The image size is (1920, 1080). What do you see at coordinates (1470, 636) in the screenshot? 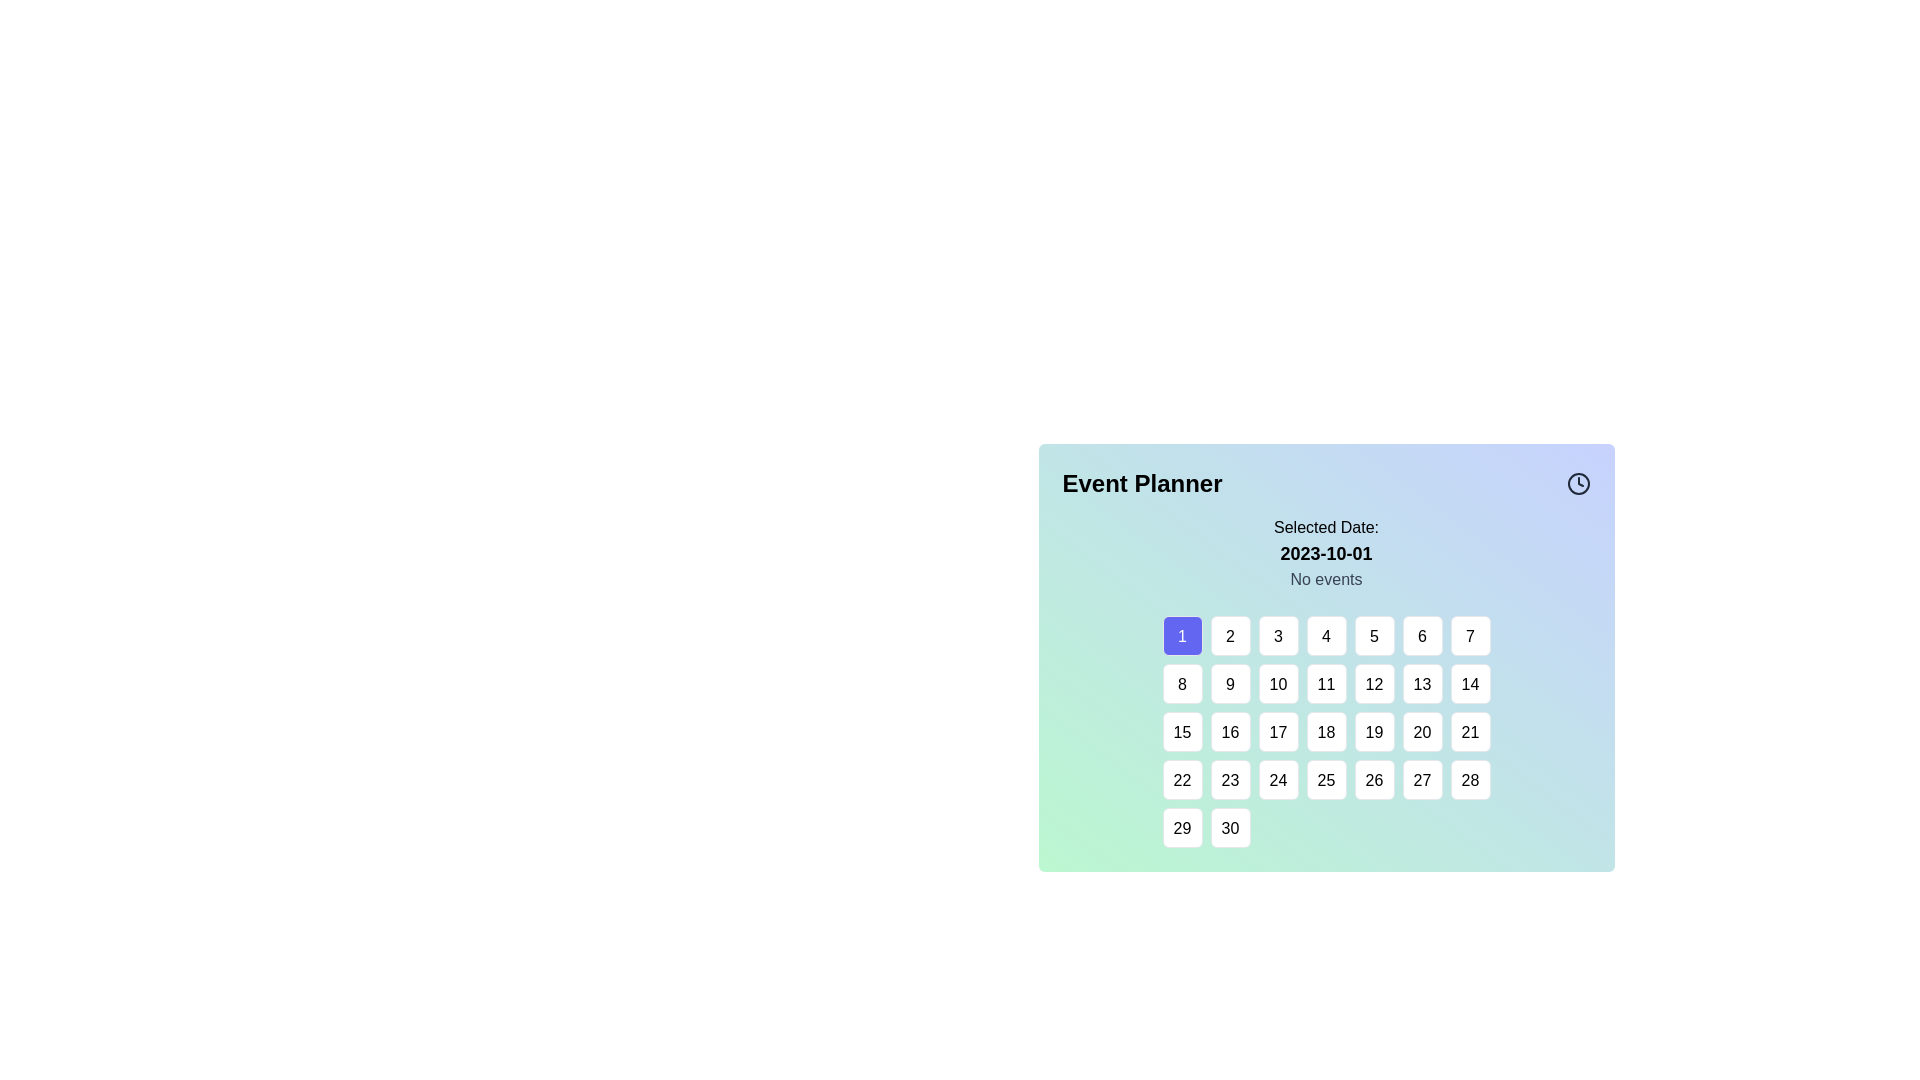
I see `the date button representing the 7th day in the date-picker interface` at bounding box center [1470, 636].